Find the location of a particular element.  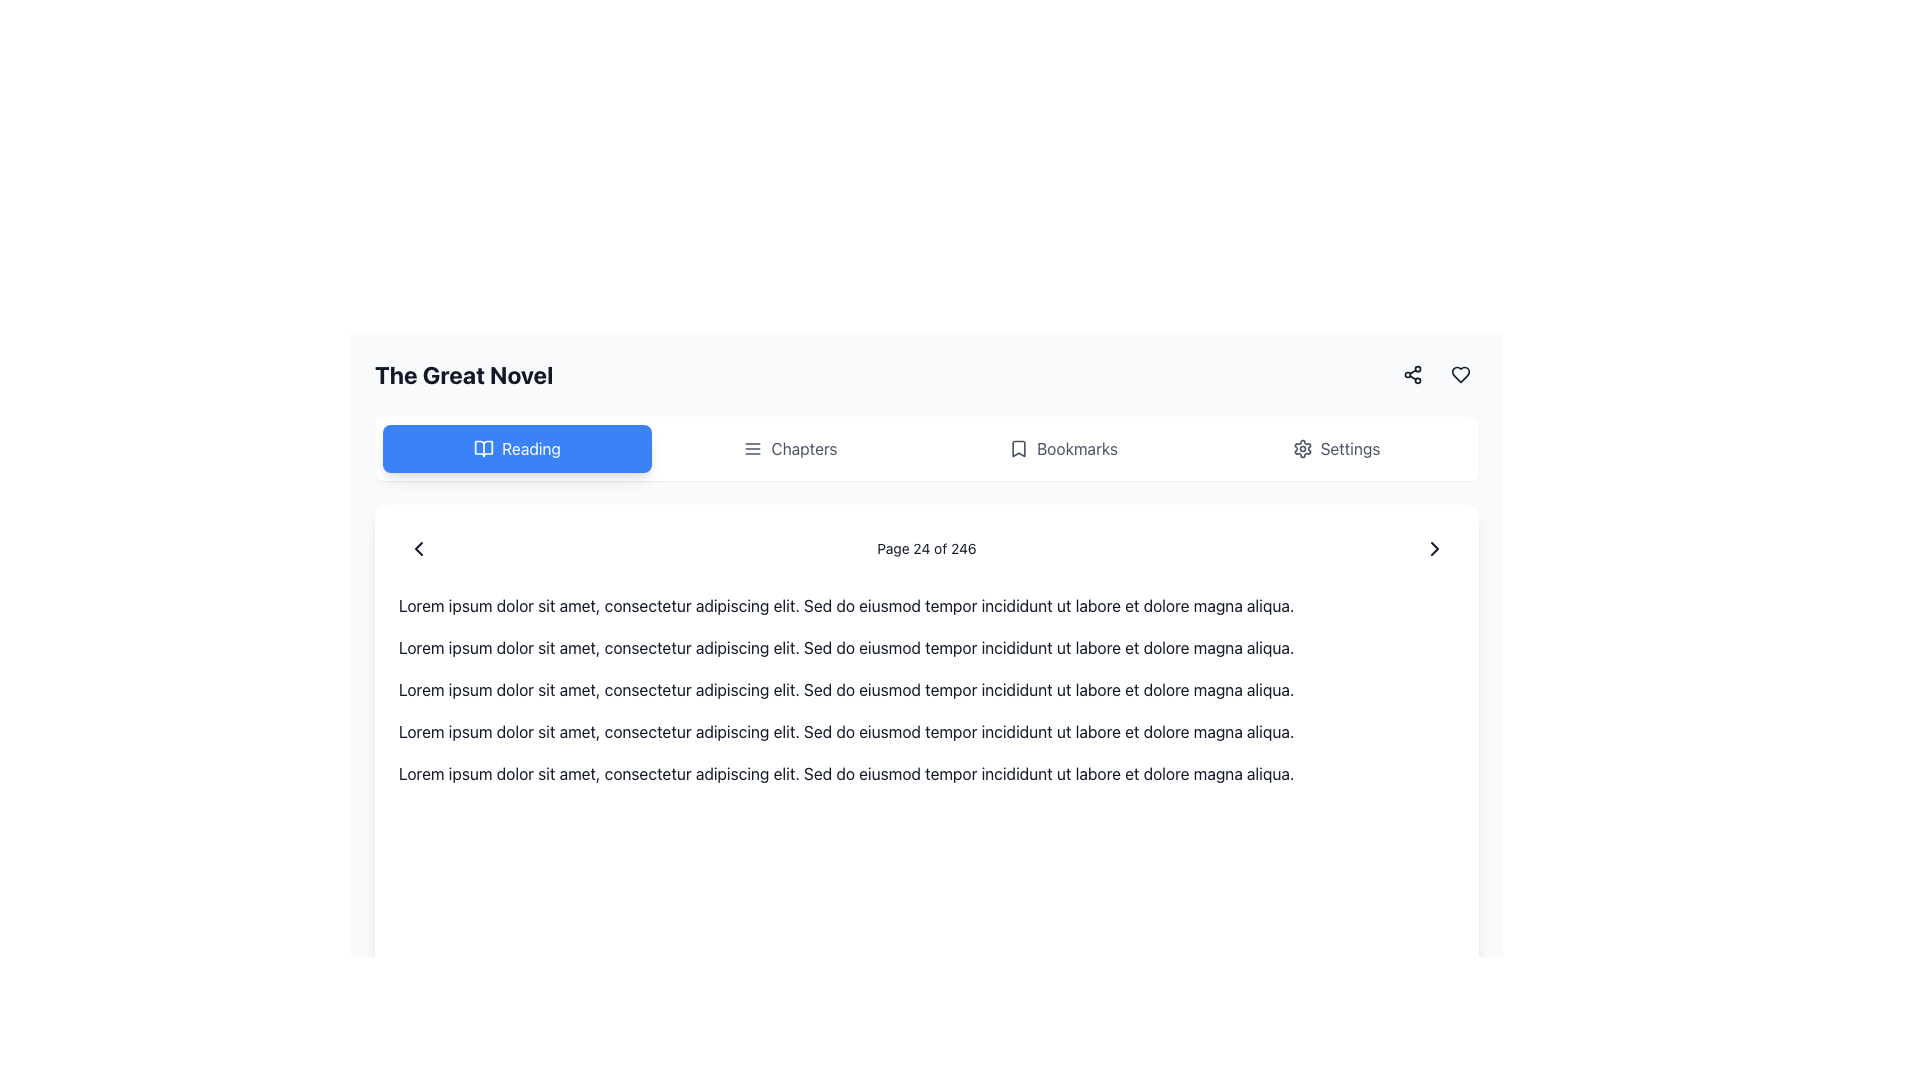

the second button in the navigation bar is located at coordinates (789, 447).